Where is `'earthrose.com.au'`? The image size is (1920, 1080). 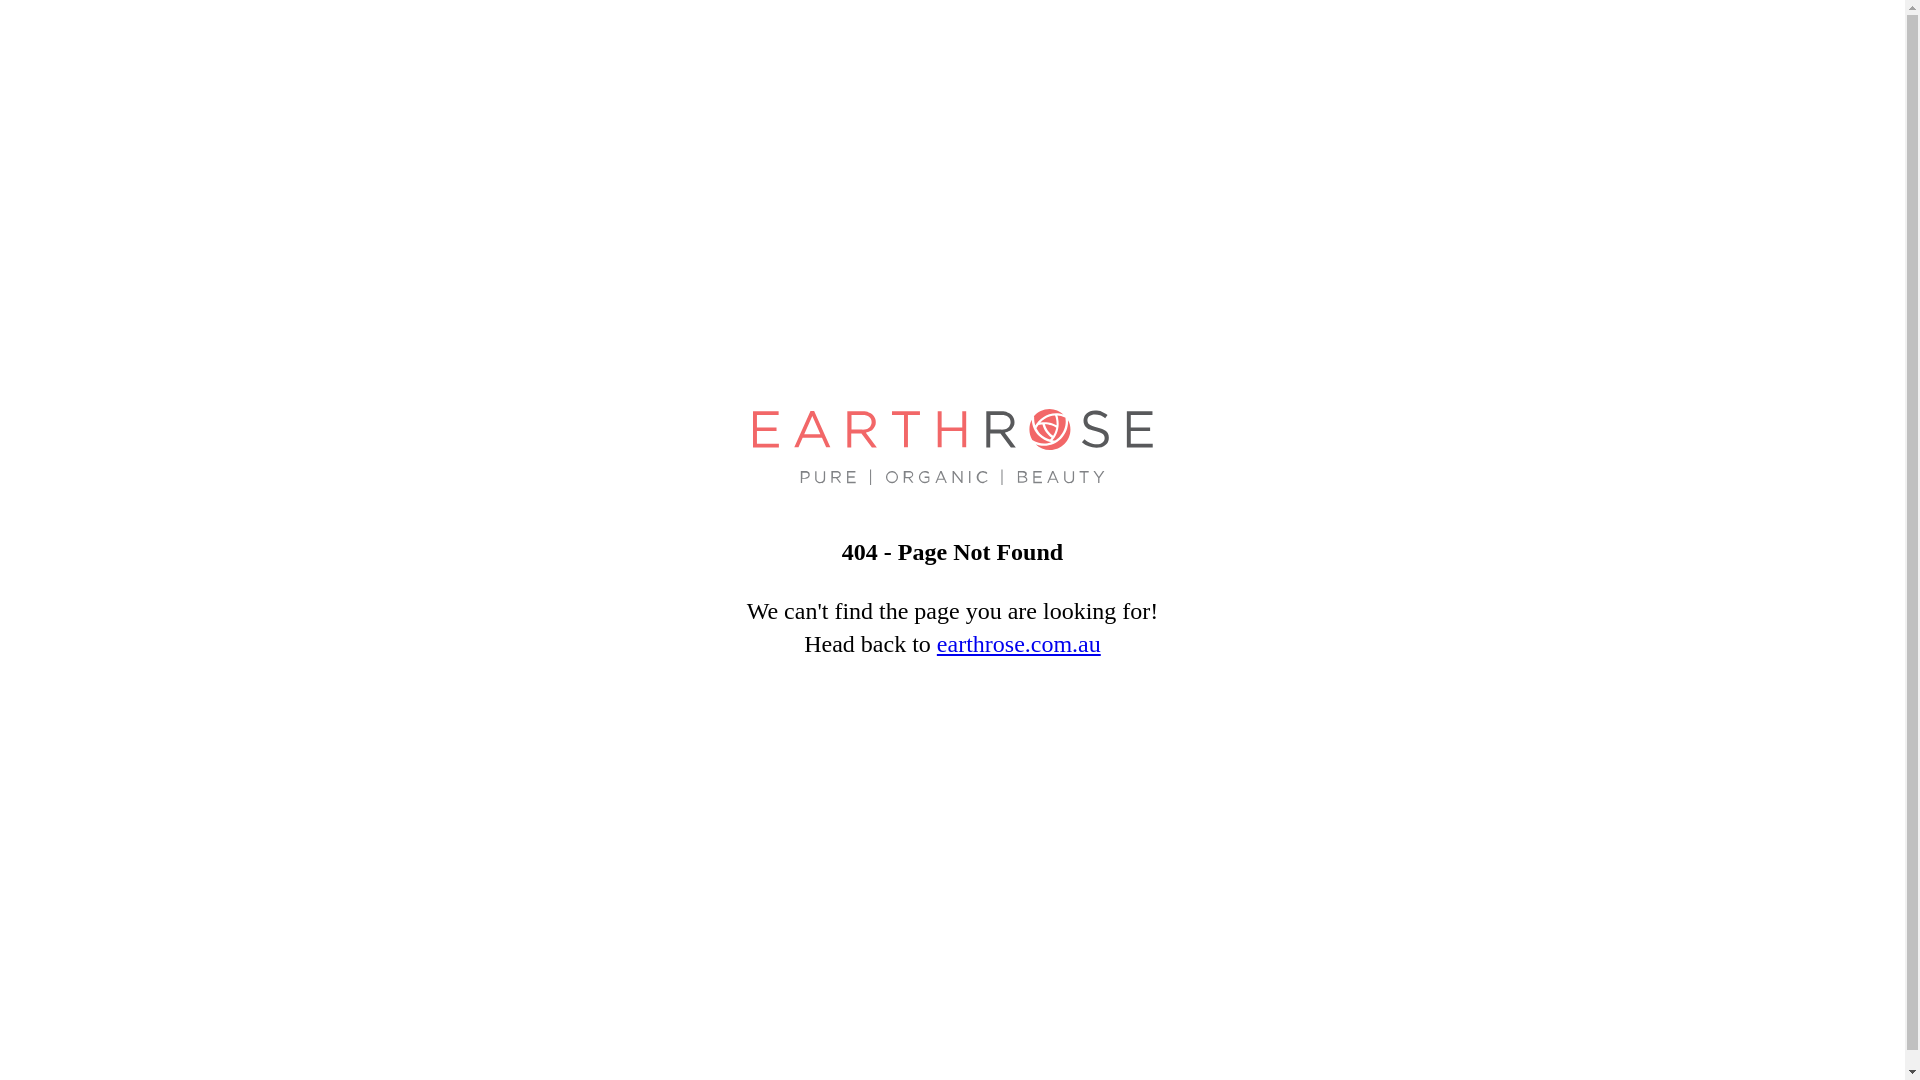
'earthrose.com.au' is located at coordinates (1018, 644).